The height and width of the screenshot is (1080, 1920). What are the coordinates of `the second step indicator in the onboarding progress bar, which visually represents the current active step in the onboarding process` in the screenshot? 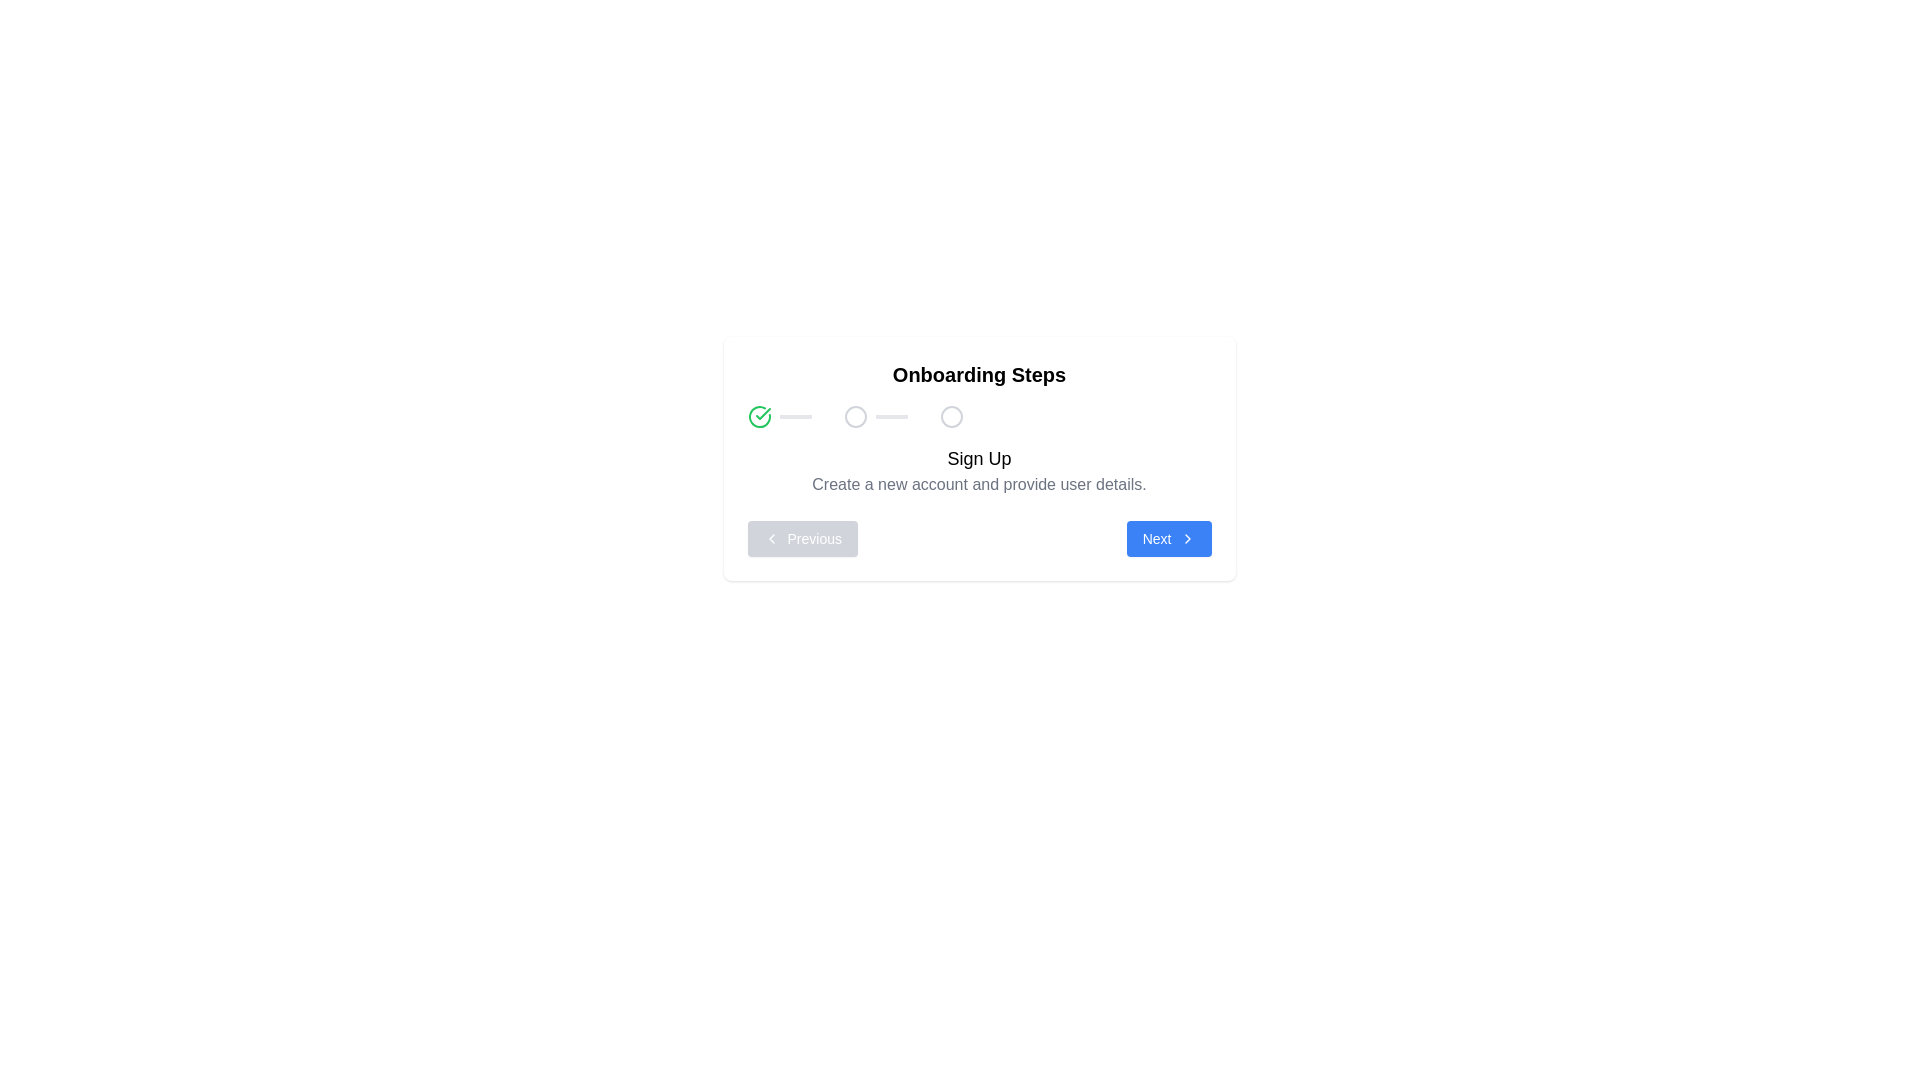 It's located at (855, 415).